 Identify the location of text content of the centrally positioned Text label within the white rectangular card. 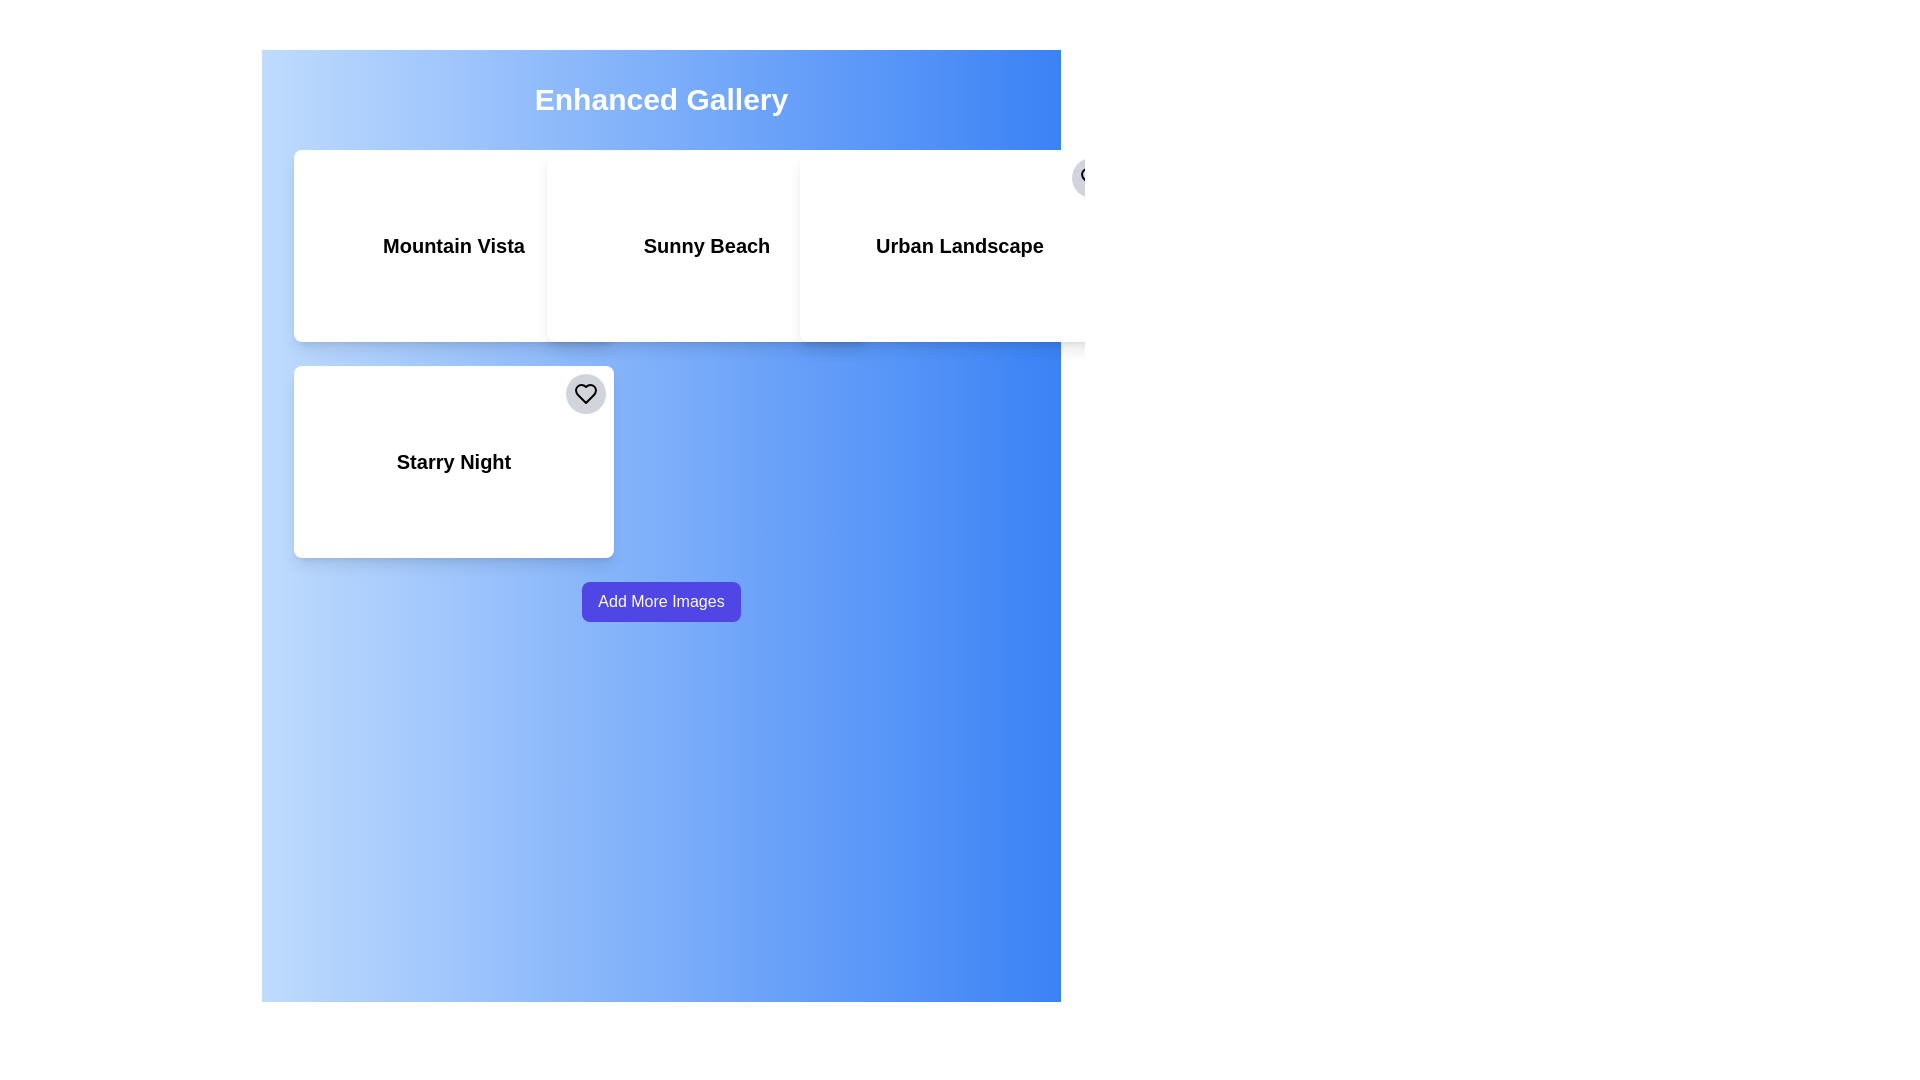
(453, 245).